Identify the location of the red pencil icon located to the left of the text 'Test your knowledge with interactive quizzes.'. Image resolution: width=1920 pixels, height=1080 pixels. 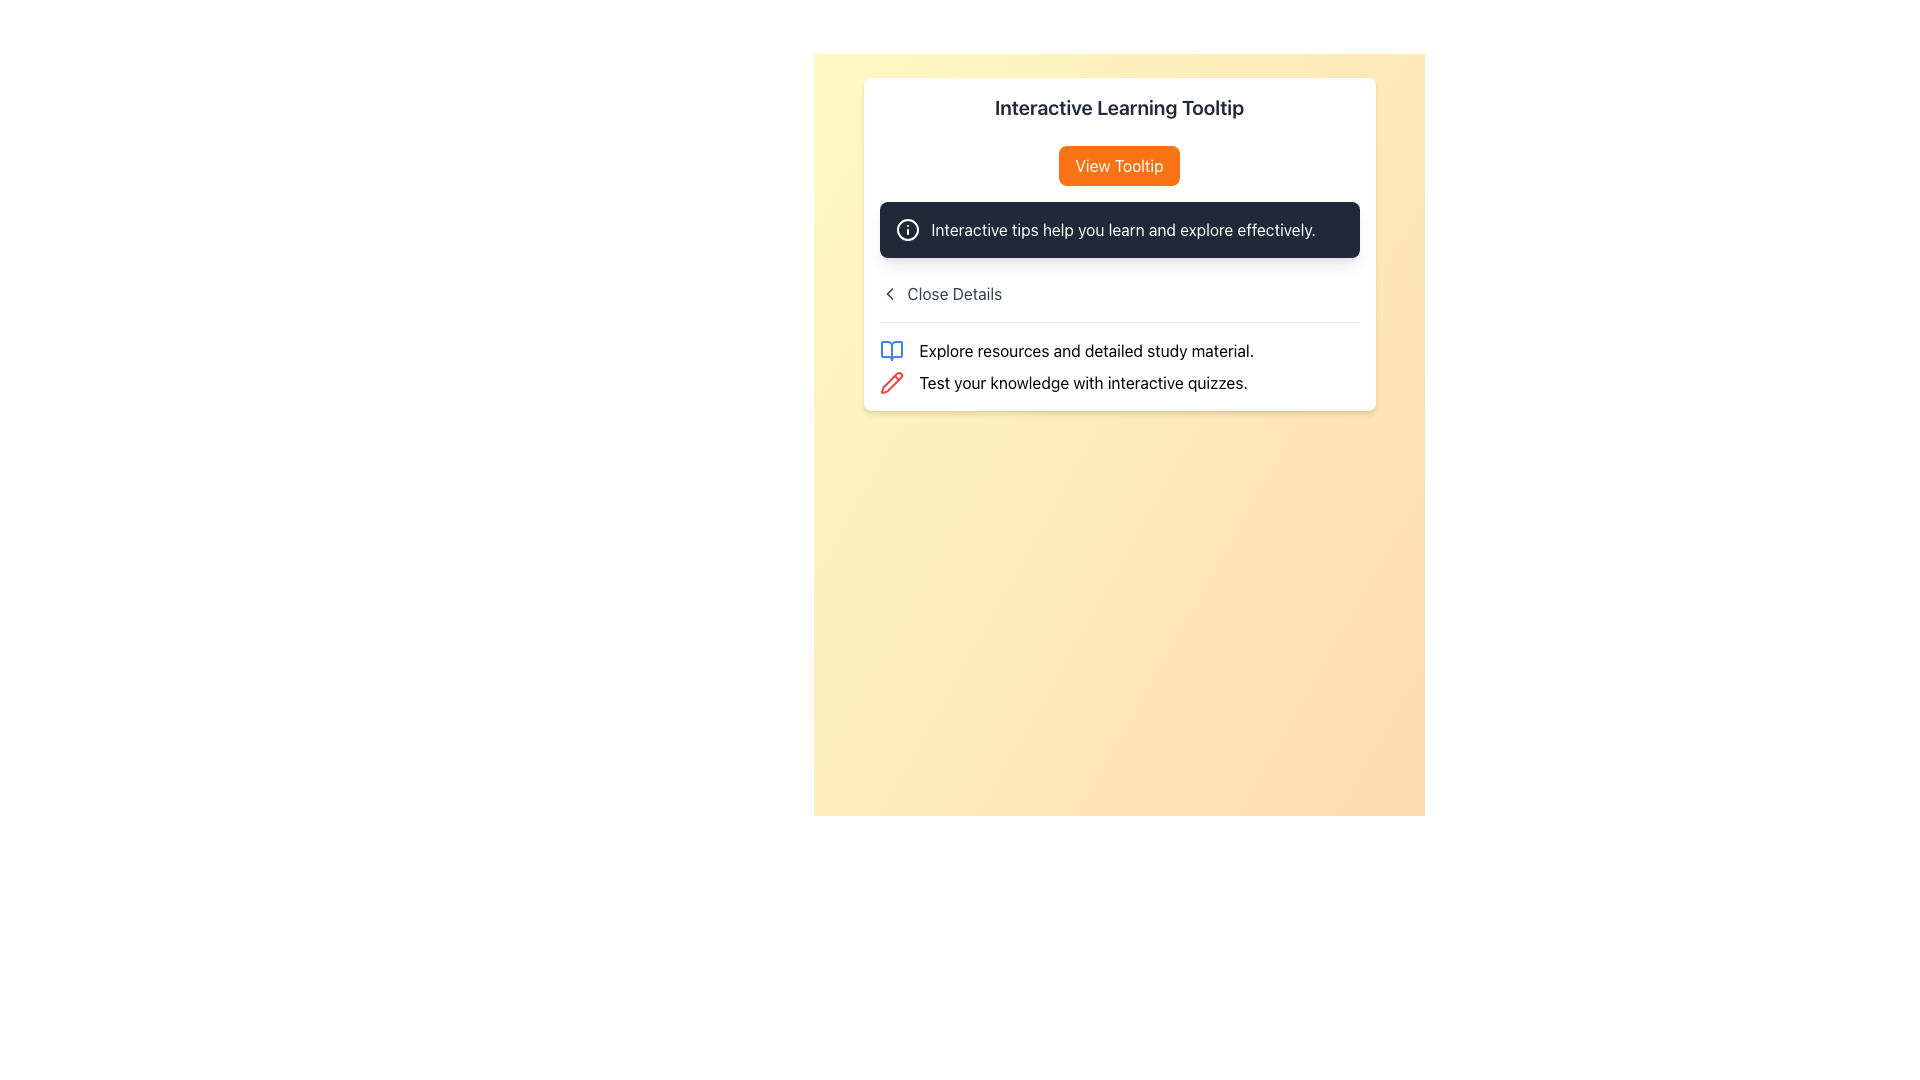
(890, 382).